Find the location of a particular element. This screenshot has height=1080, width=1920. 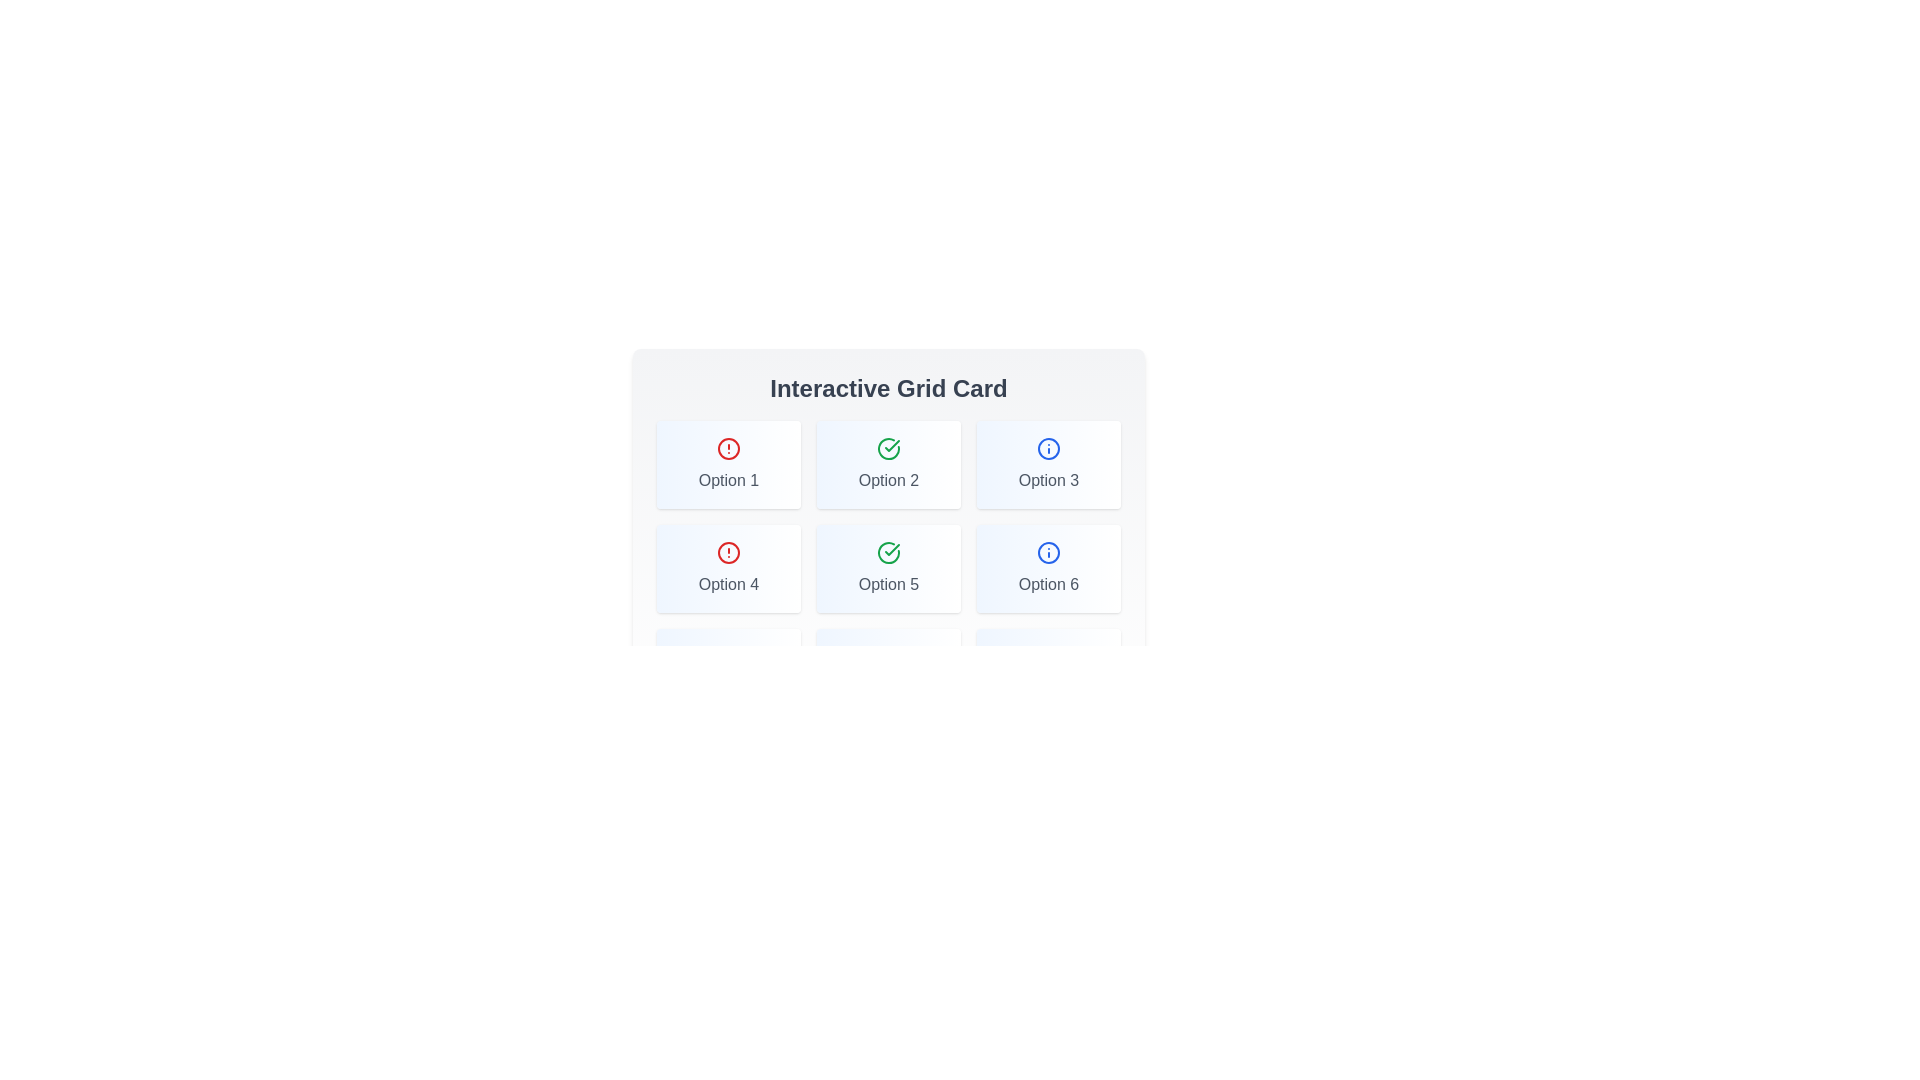

the text label element displaying 'Option 2' in gray color, located at the bottom of the second card in a 3x2 grid layout, positioned below the check mark icon is located at coordinates (887, 481).